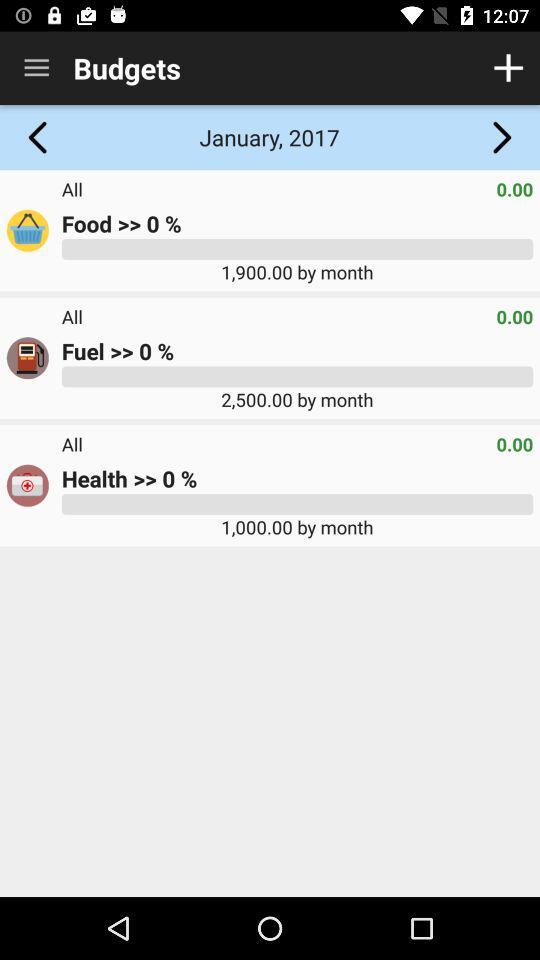  What do you see at coordinates (38, 136) in the screenshot?
I see `the arrow_backward icon` at bounding box center [38, 136].